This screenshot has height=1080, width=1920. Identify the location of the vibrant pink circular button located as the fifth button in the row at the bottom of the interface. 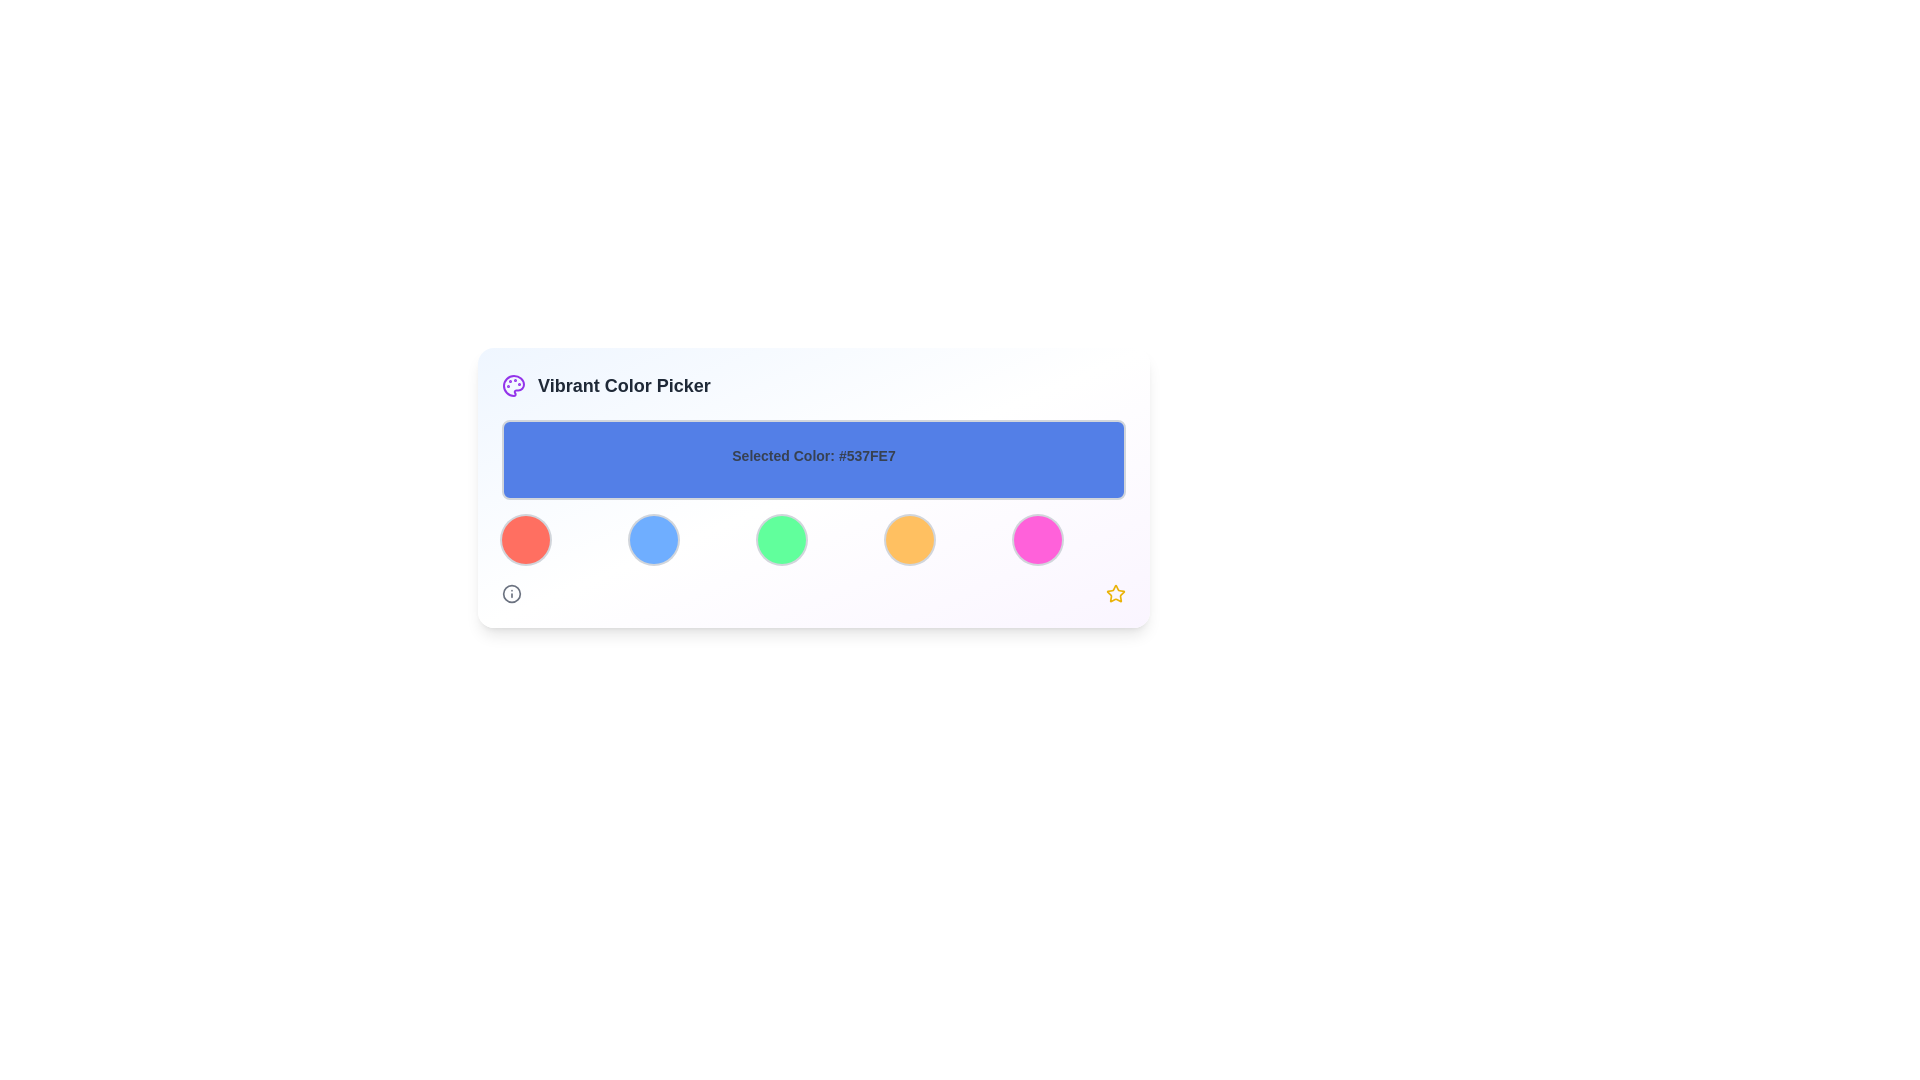
(1037, 540).